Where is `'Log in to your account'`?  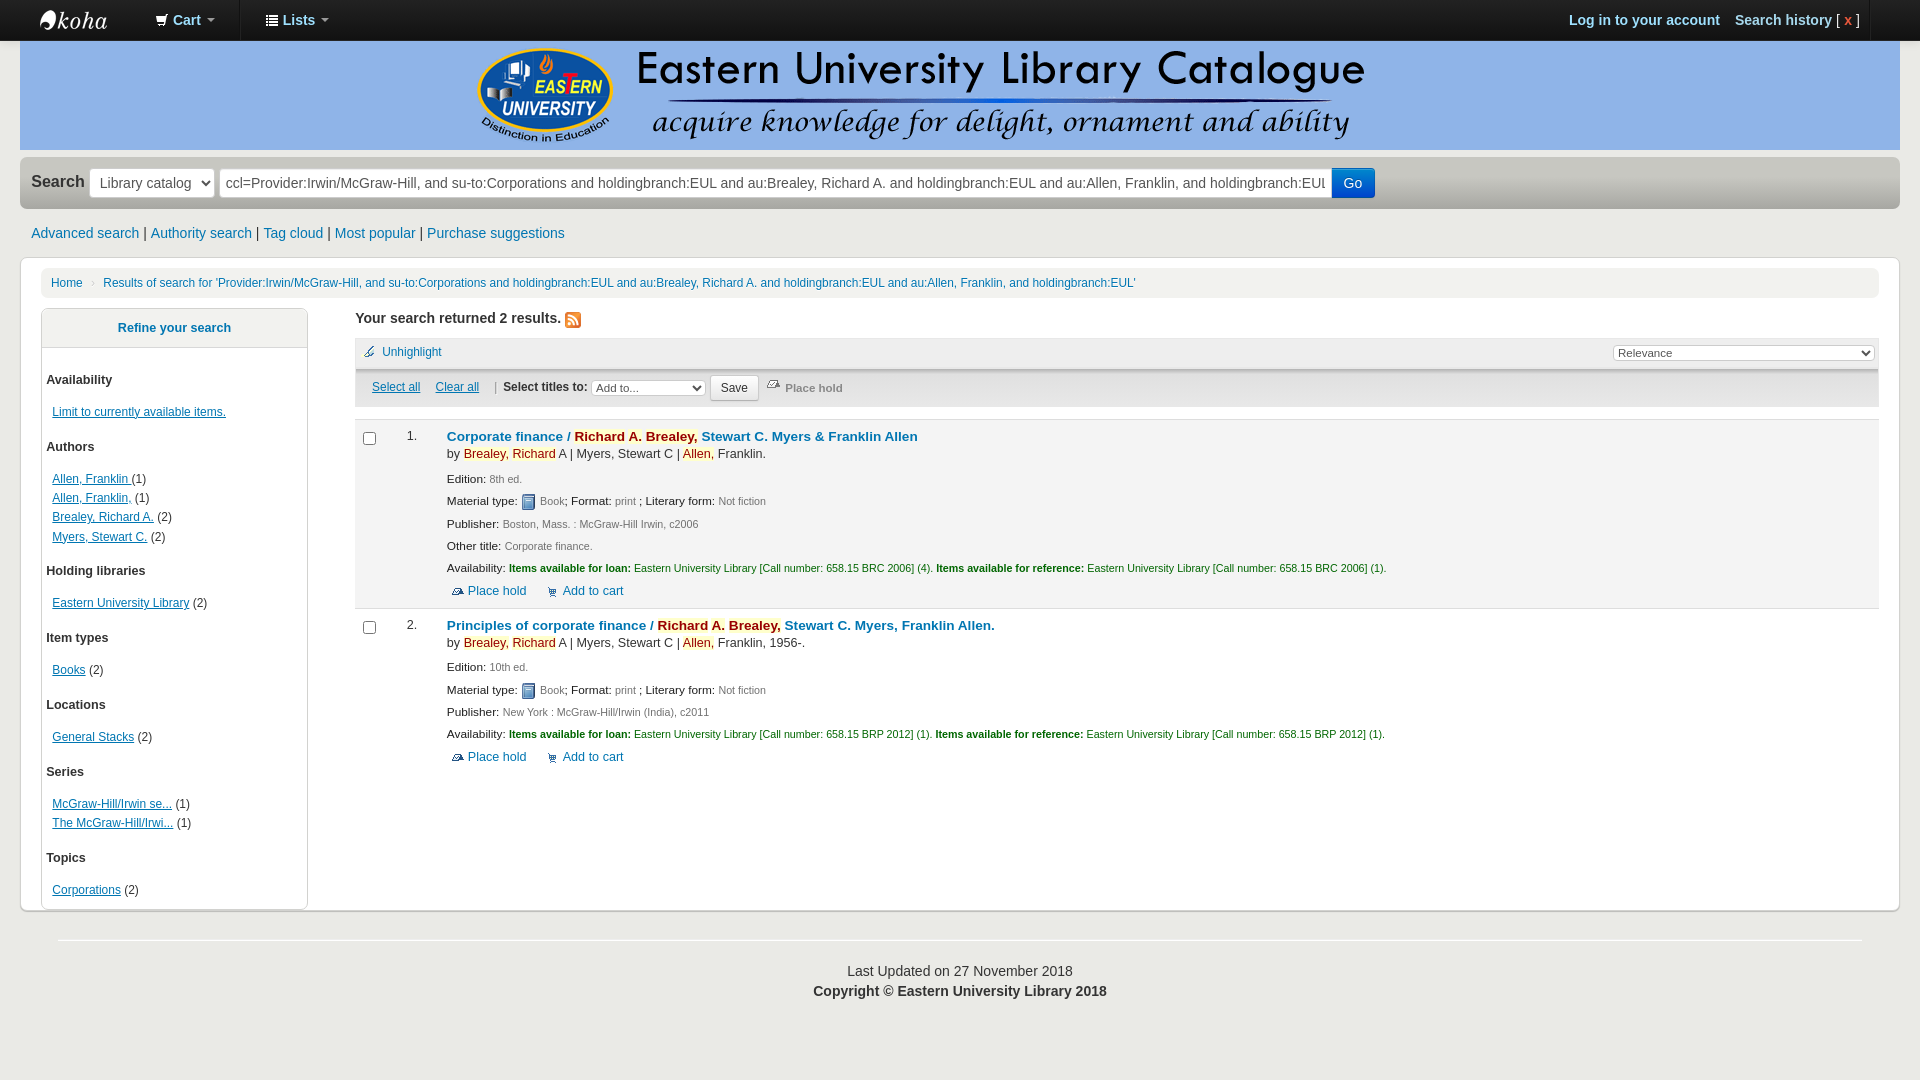
'Log in to your account' is located at coordinates (1644, 19).